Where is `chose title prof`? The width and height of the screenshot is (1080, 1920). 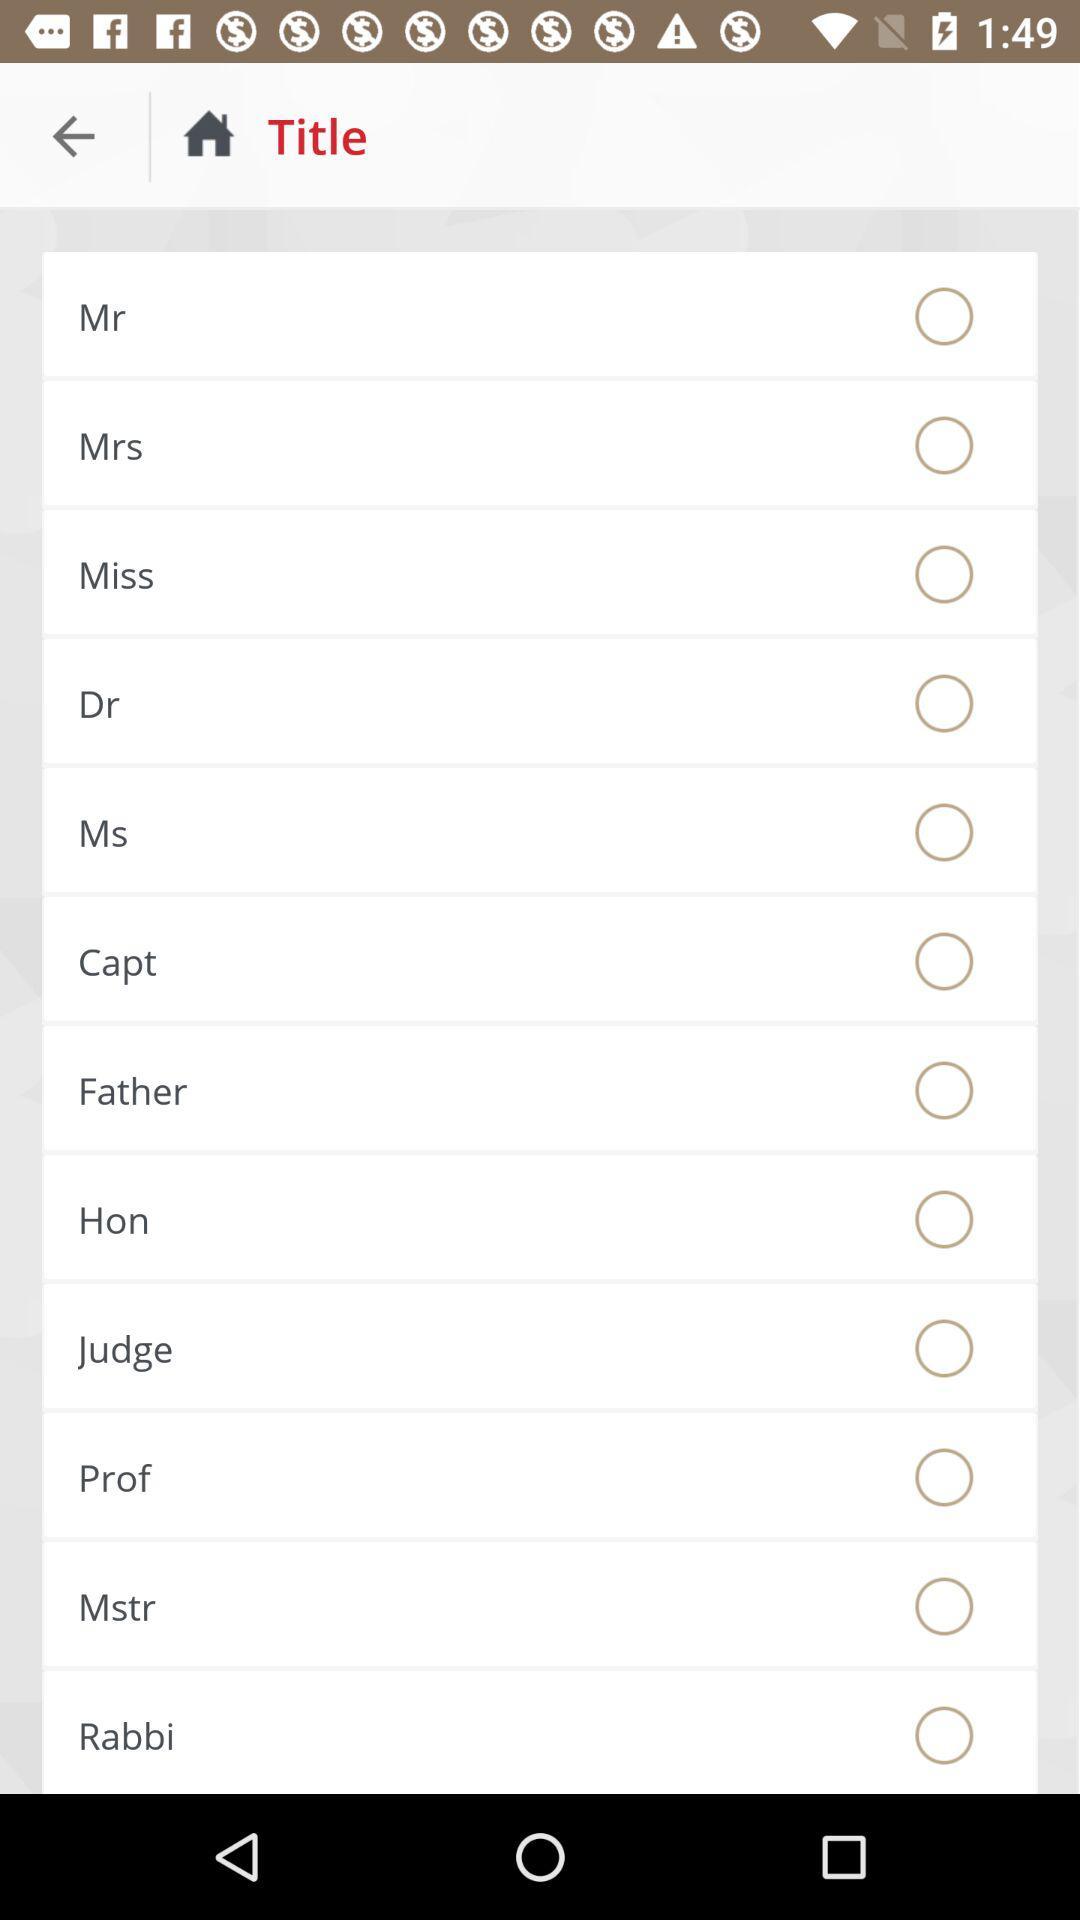
chose title prof is located at coordinates (944, 1477).